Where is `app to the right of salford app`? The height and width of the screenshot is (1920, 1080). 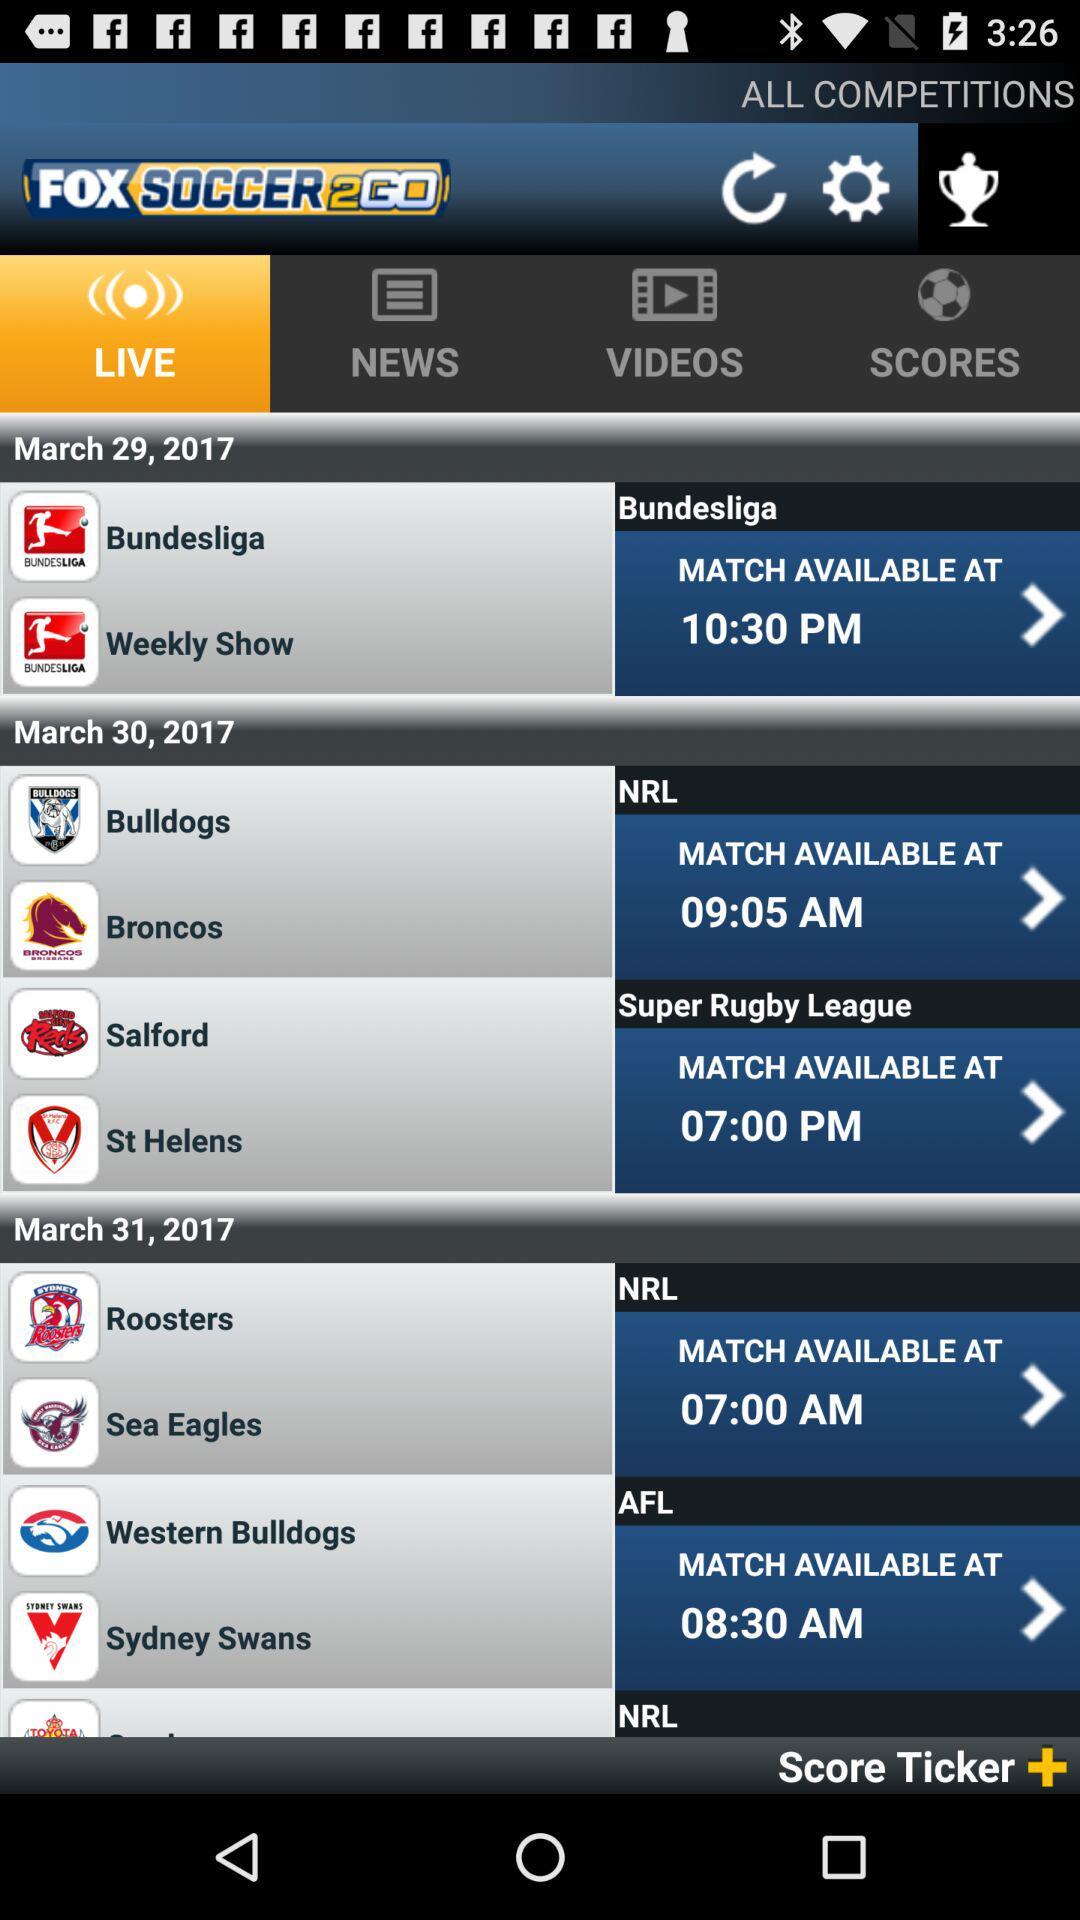
app to the right of salford app is located at coordinates (847, 1003).